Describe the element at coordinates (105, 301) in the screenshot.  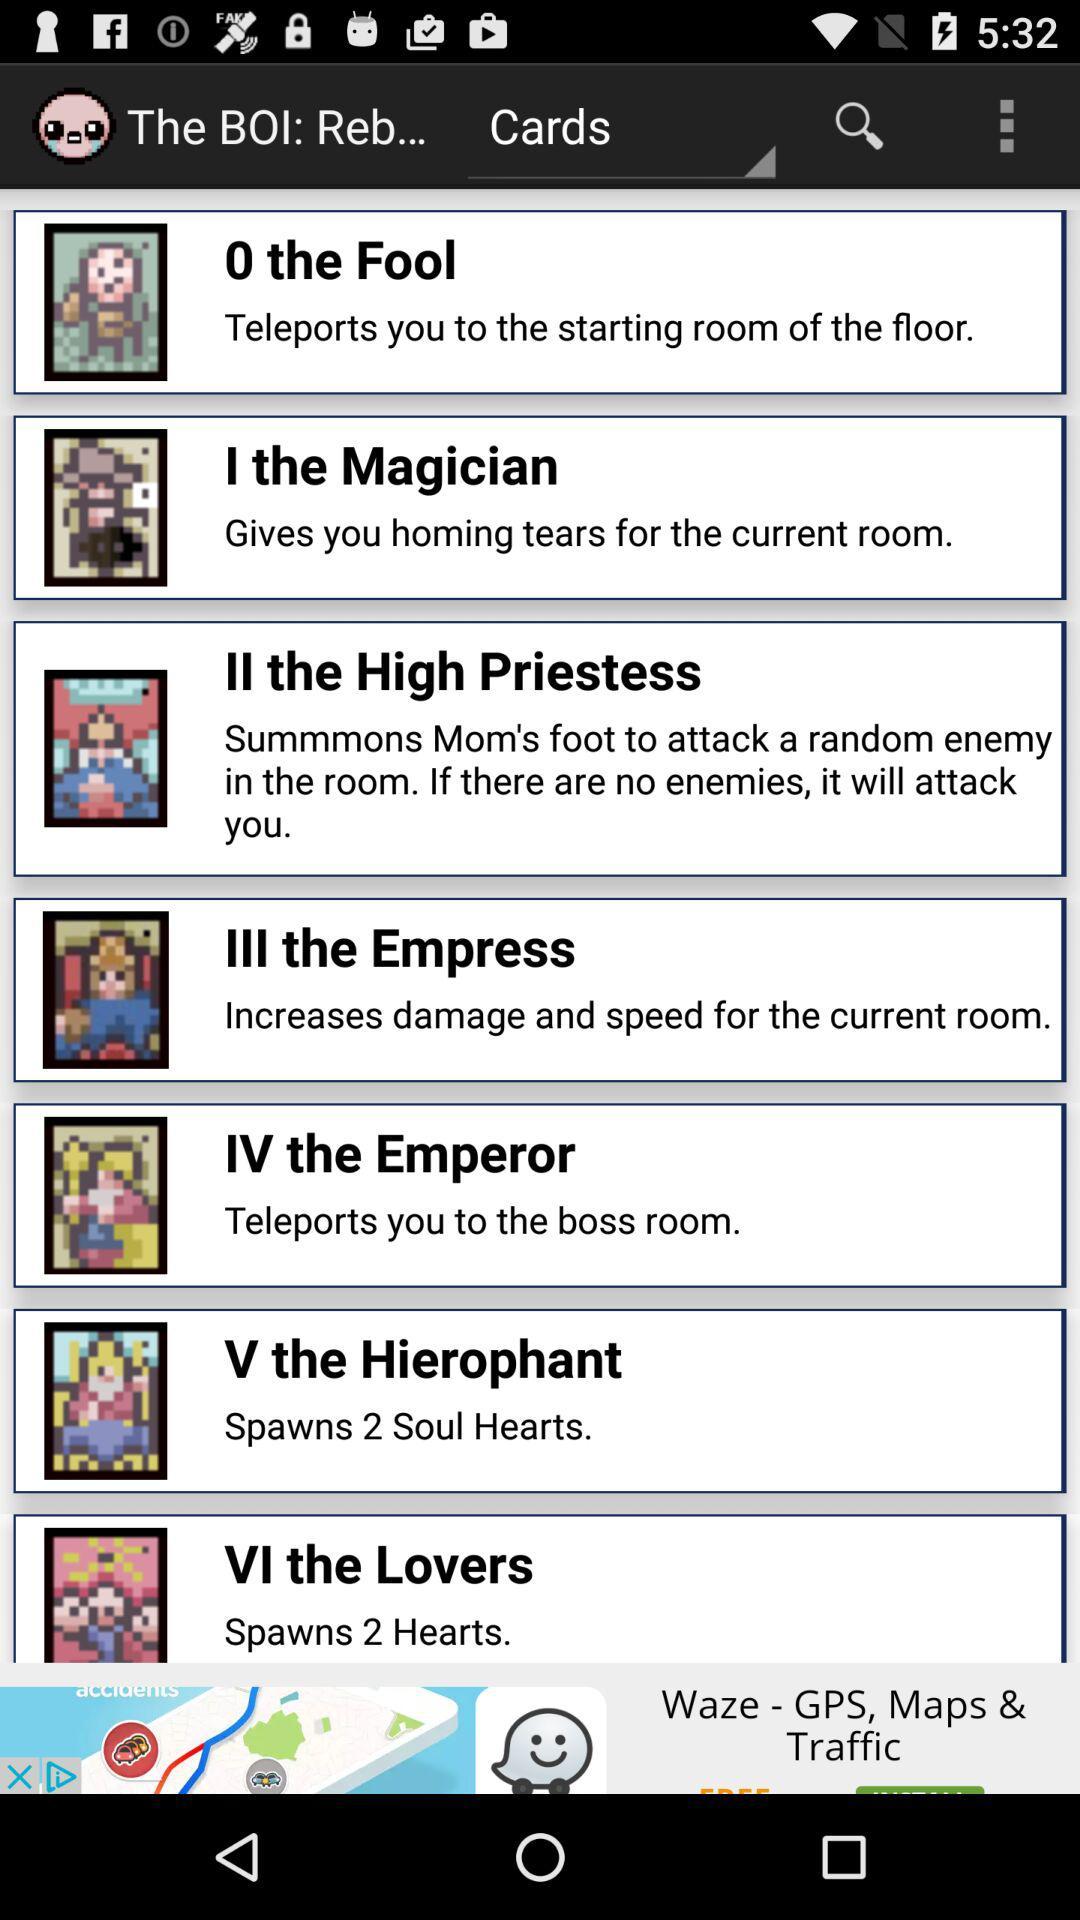
I see `the icon in first option` at that location.